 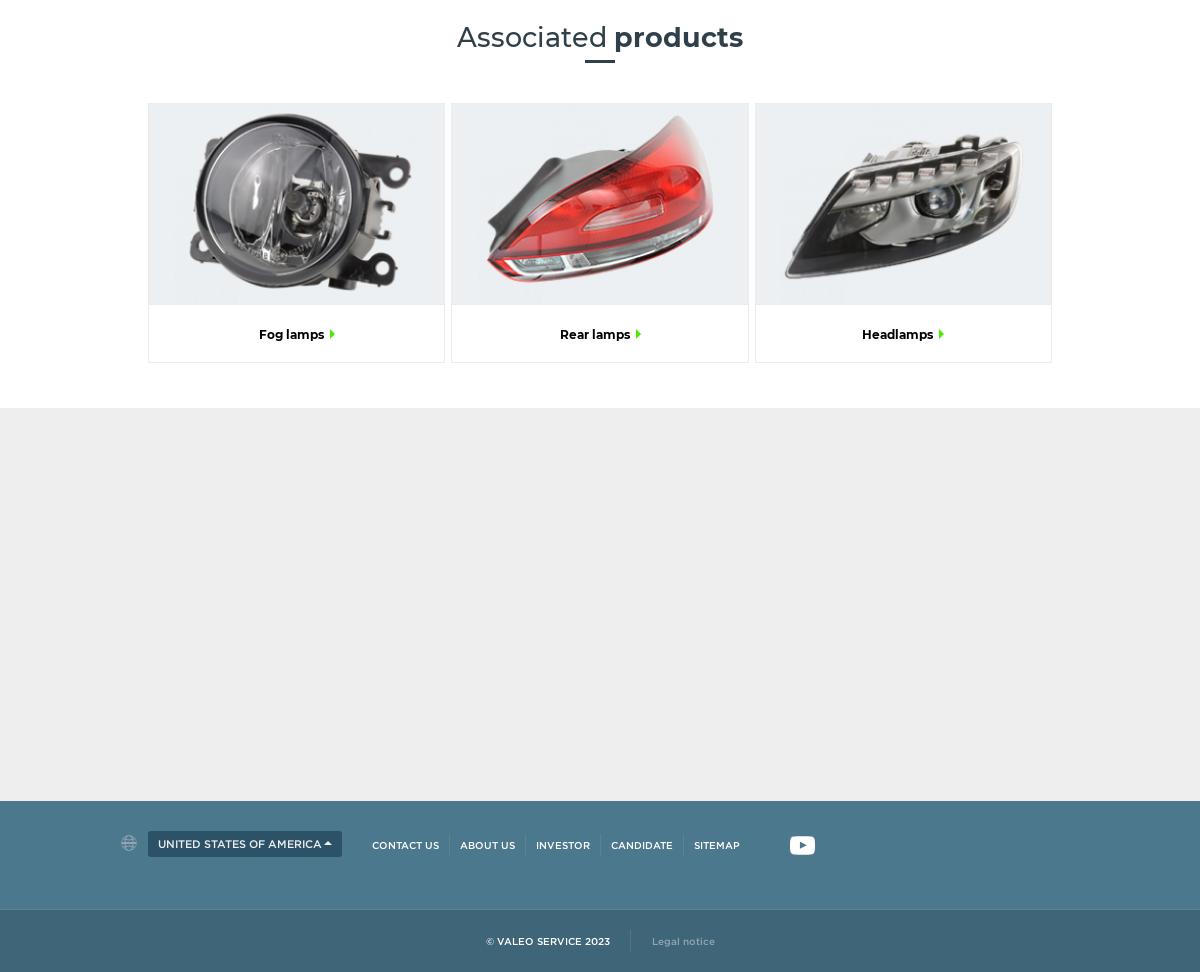 What do you see at coordinates (455, 36) in the screenshot?
I see `'Associated'` at bounding box center [455, 36].